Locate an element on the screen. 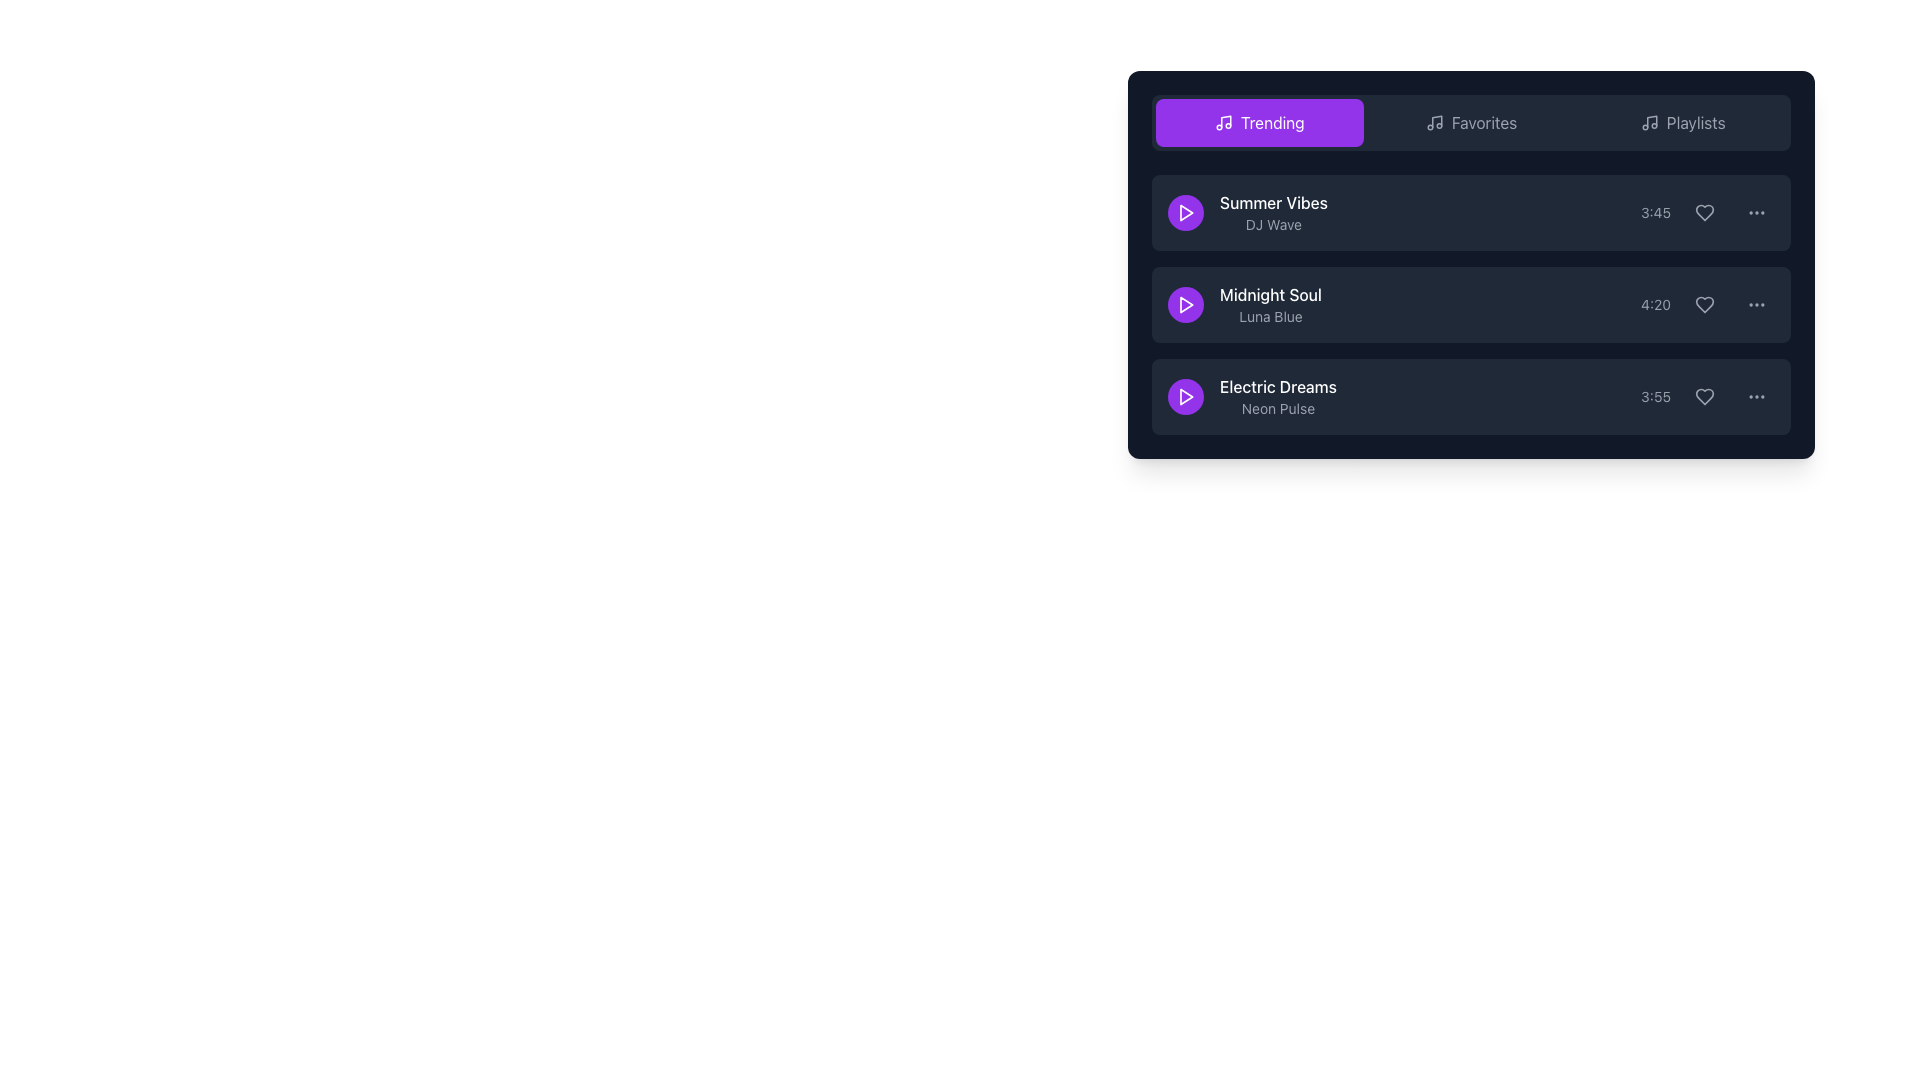 The image size is (1920, 1080). the heart-shaped button icon that is outlined and positioned within a dark rectangular card, located to the right of the time display '3:45', for accessibility navigation is located at coordinates (1703, 212).